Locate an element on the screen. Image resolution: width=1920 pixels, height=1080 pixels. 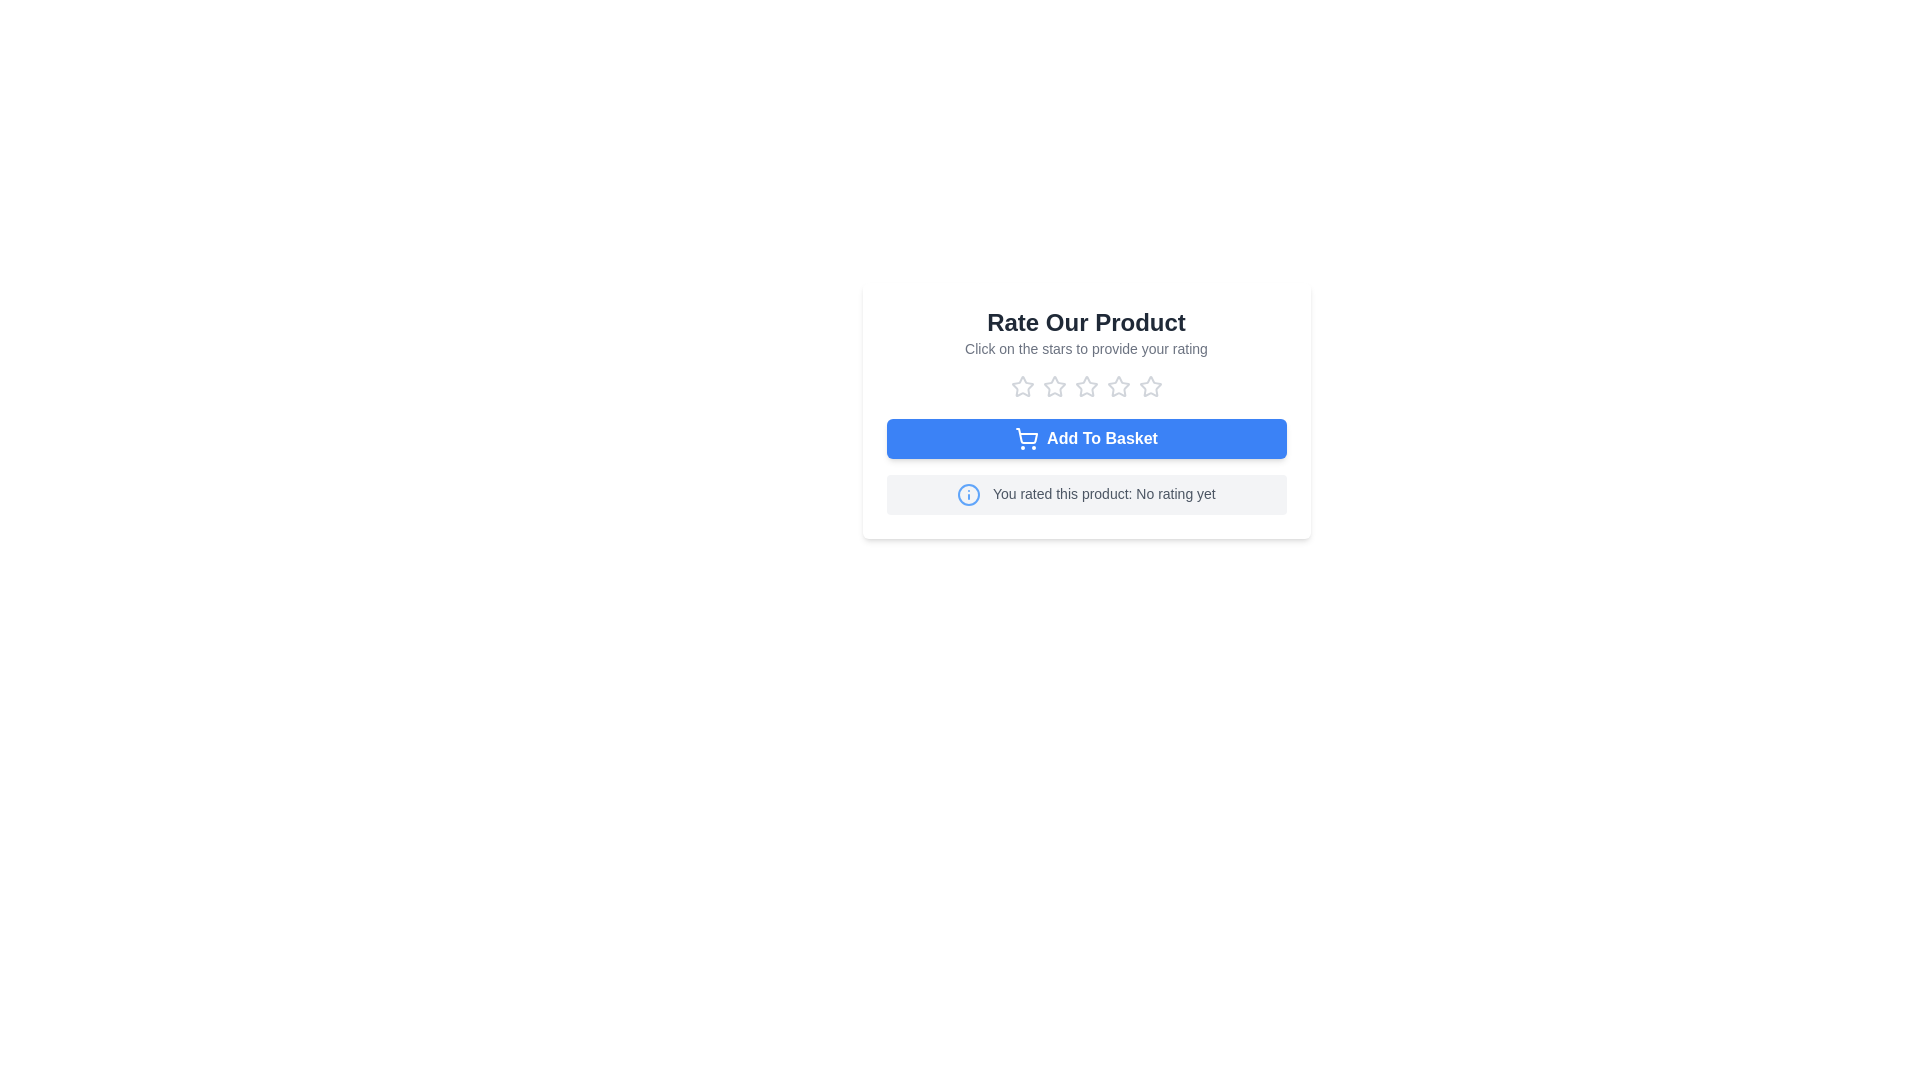
the informational text that says 'Click on the stars to provide your rating', located beneath the title 'Rate Our Product' is located at coordinates (1085, 347).